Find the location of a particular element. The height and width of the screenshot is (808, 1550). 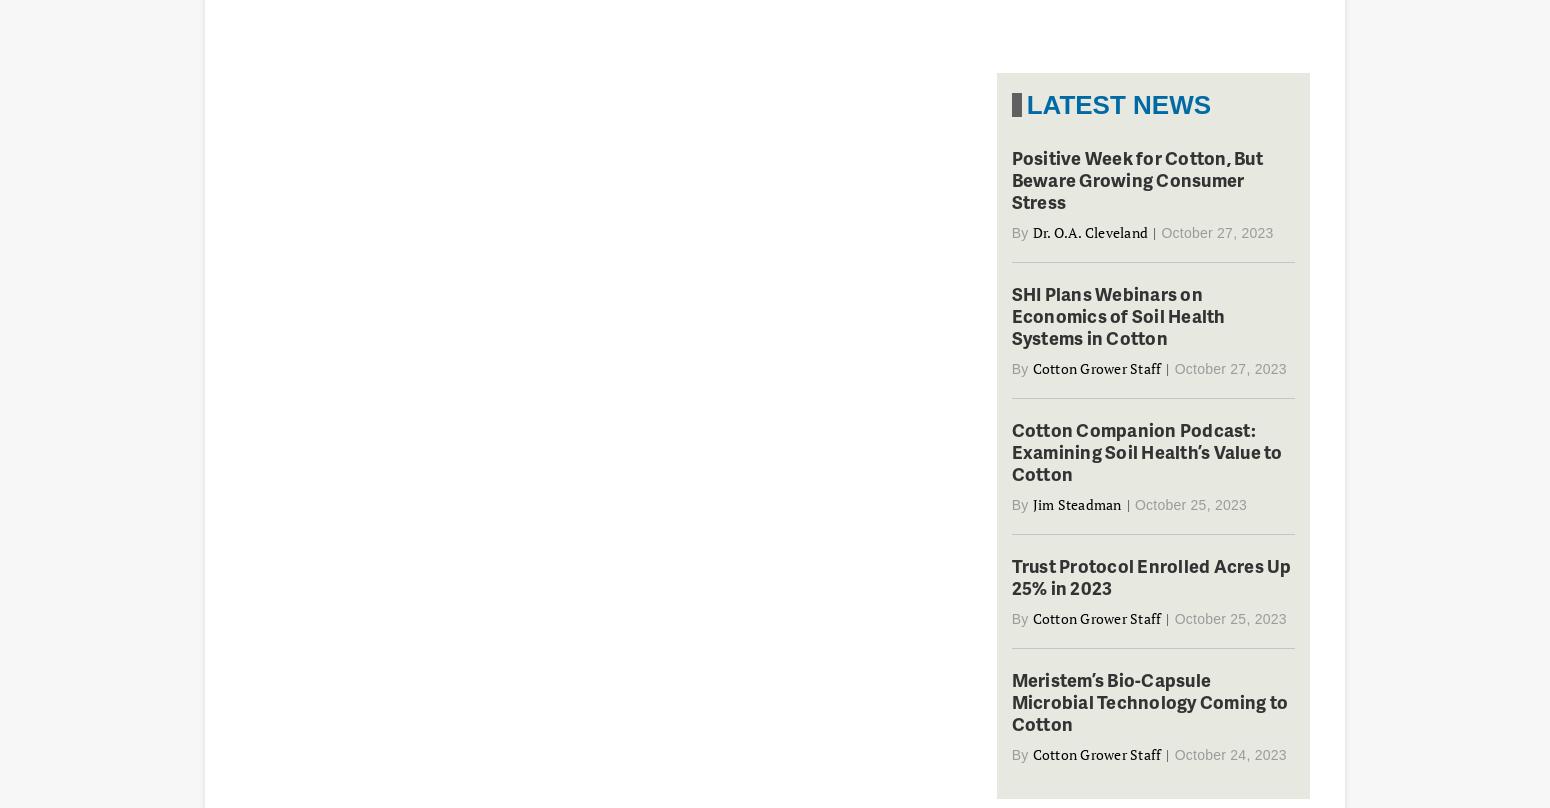

'Positive Week for Cotton, But Beware Growing Consumer Stress' is located at coordinates (1135, 178).